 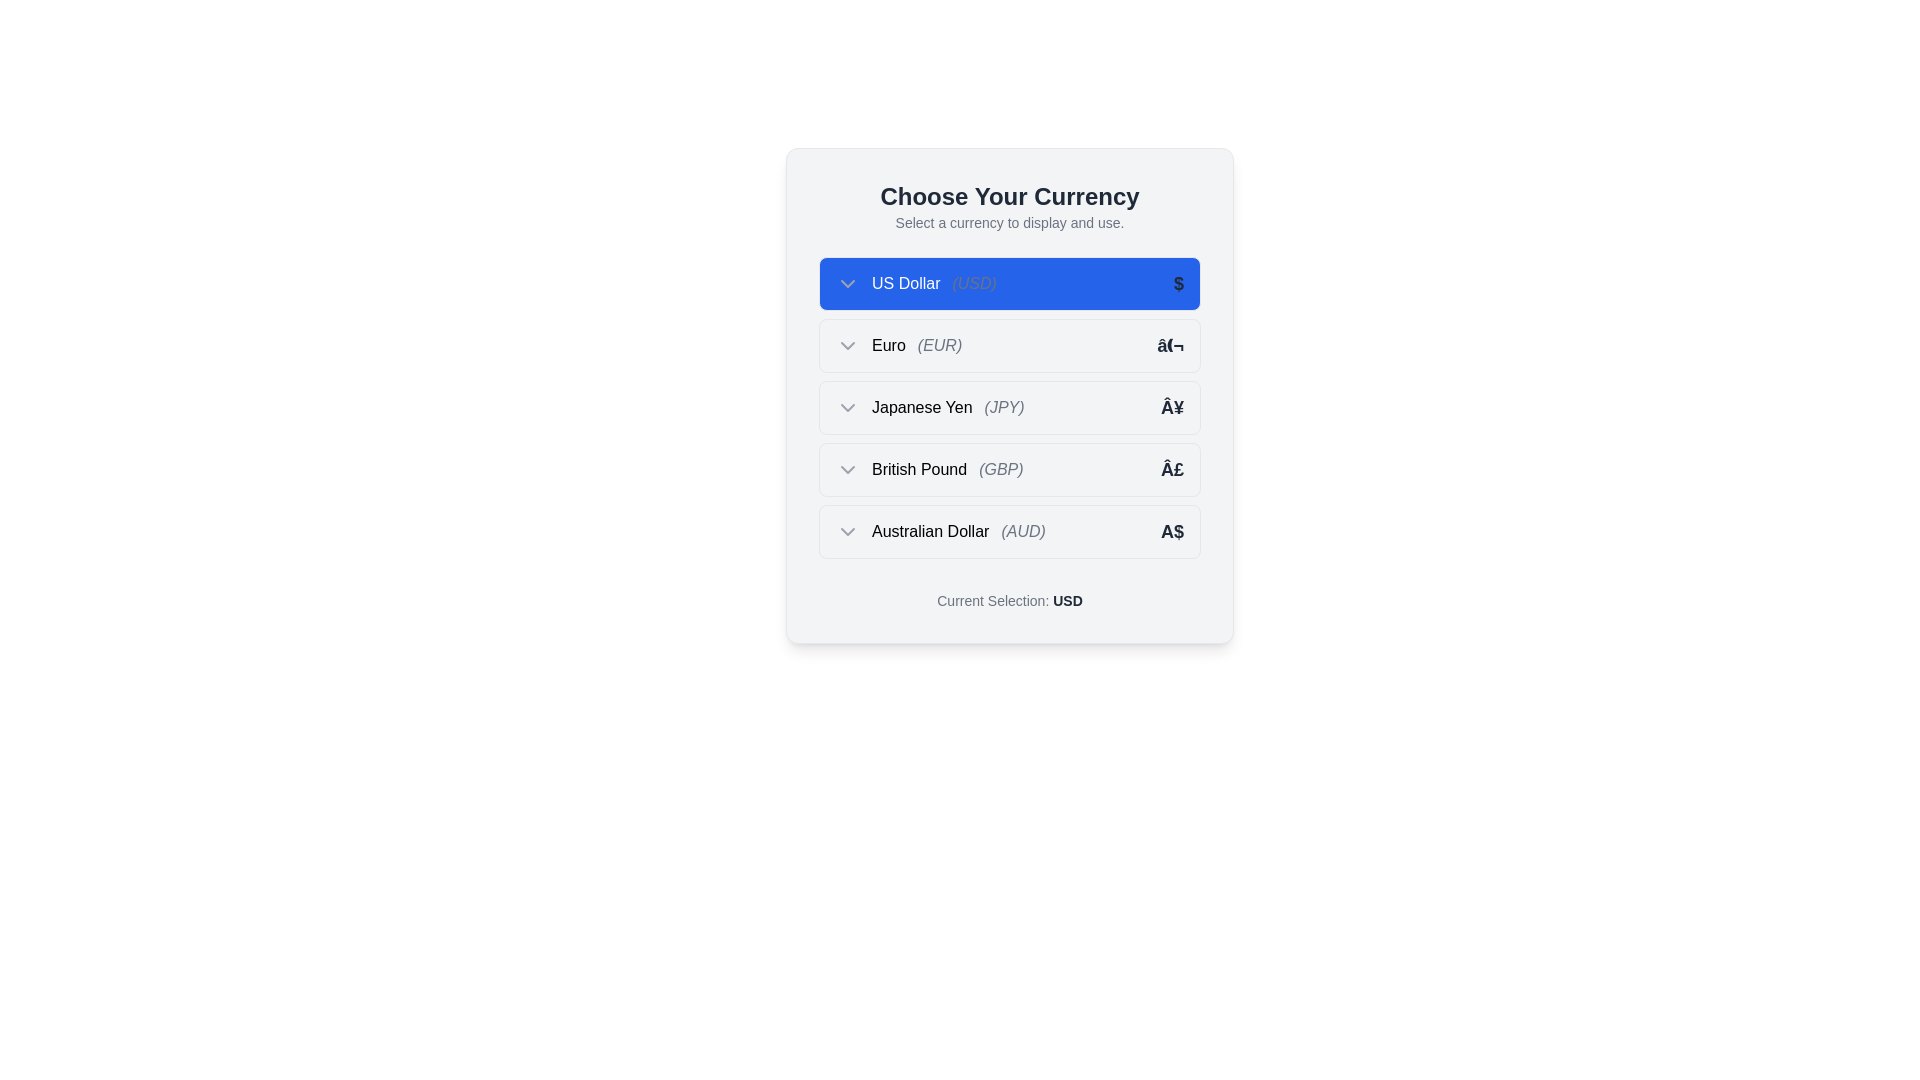 I want to click on the static text label indicating the currency code 'EUR' for the Euro currency, which is positioned immediately to the right of the word 'Euro' in the second row of the currency selection list, so click(x=939, y=345).